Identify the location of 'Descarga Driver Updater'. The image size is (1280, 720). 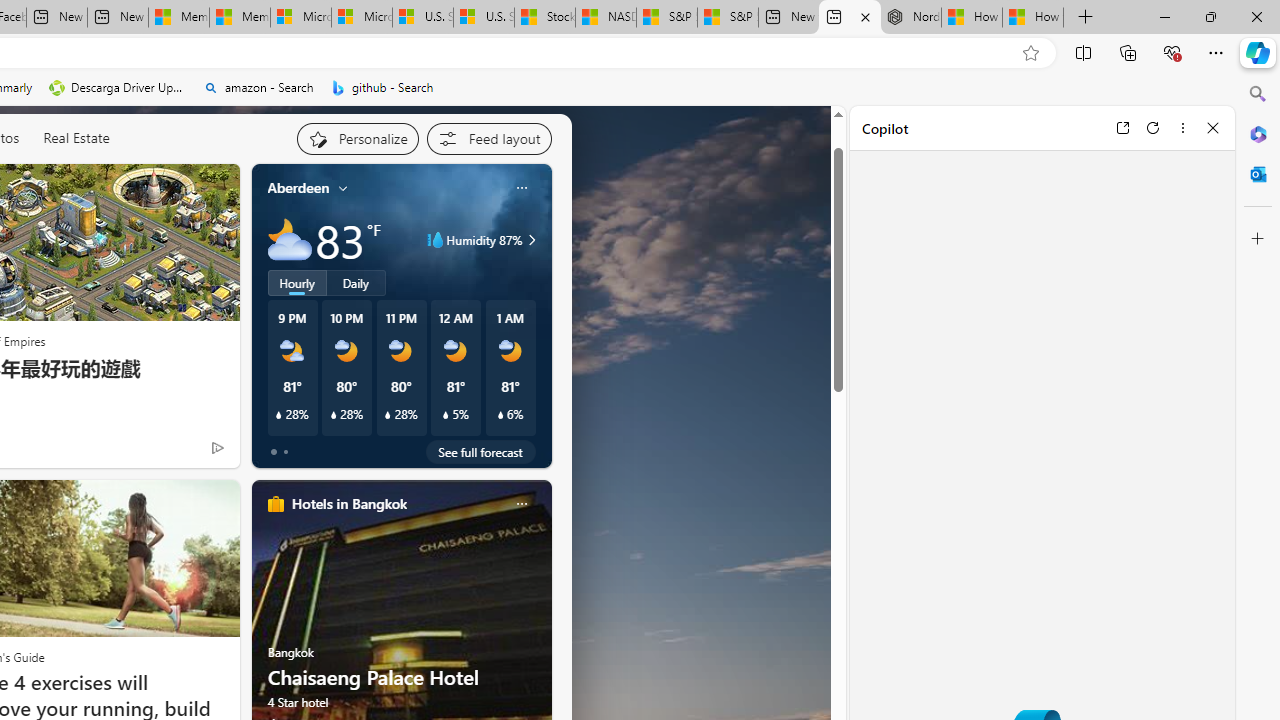
(117, 87).